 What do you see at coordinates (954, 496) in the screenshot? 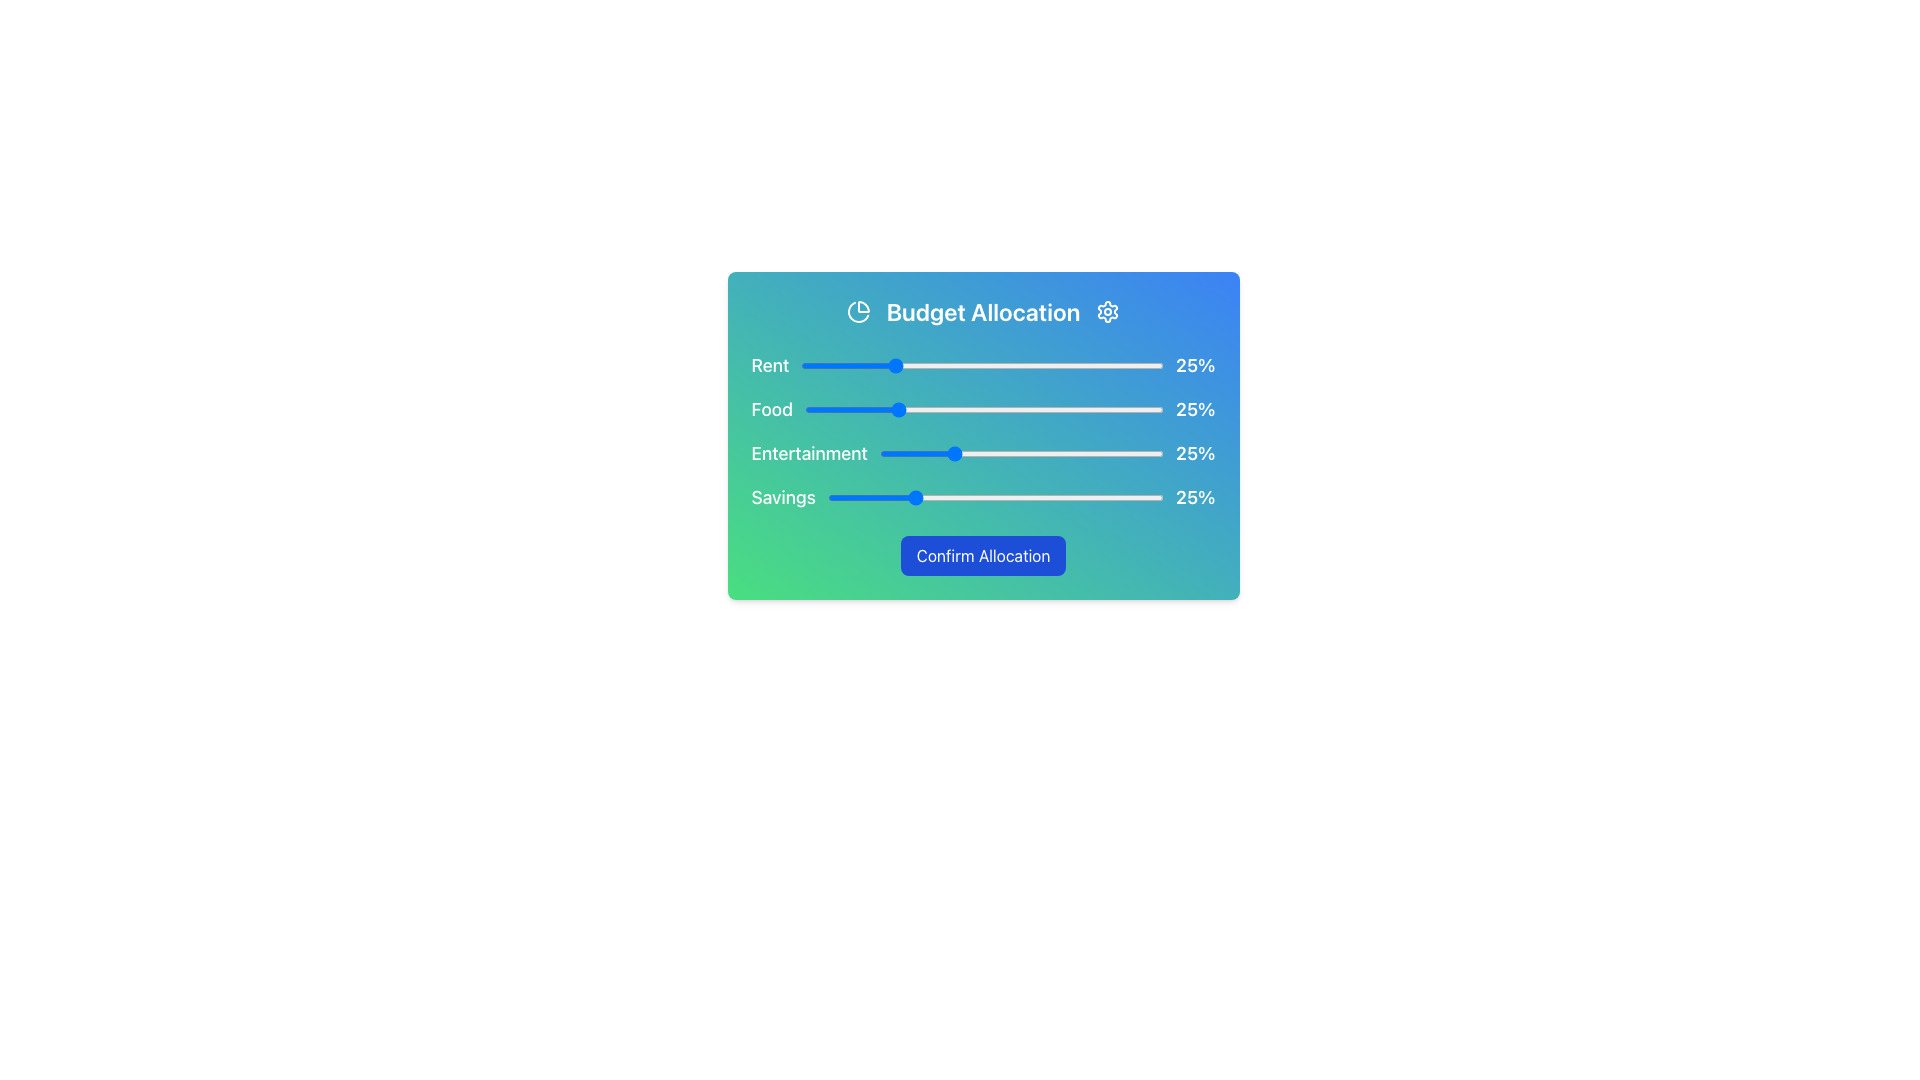
I see `the savings allocation` at bounding box center [954, 496].